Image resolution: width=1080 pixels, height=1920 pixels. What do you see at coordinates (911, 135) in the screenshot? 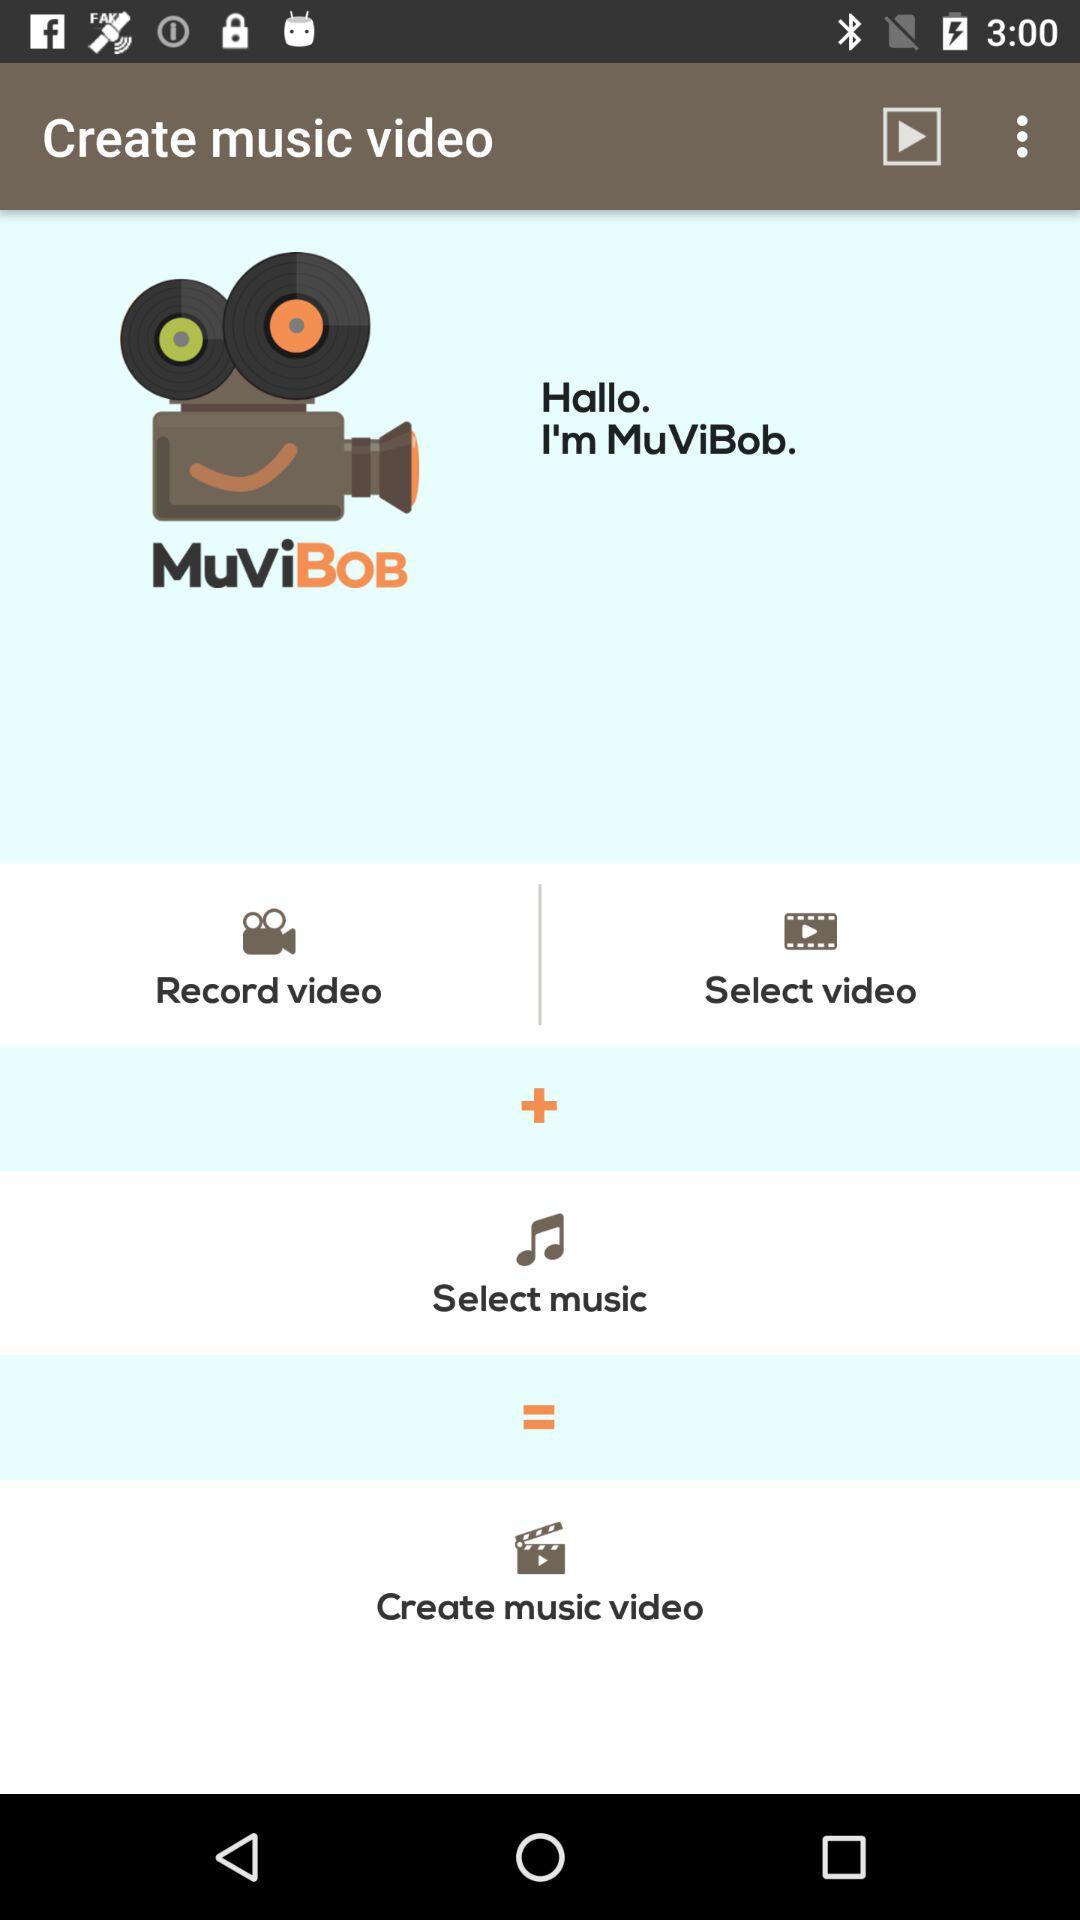
I see `icon above the hallo i m icon` at bounding box center [911, 135].